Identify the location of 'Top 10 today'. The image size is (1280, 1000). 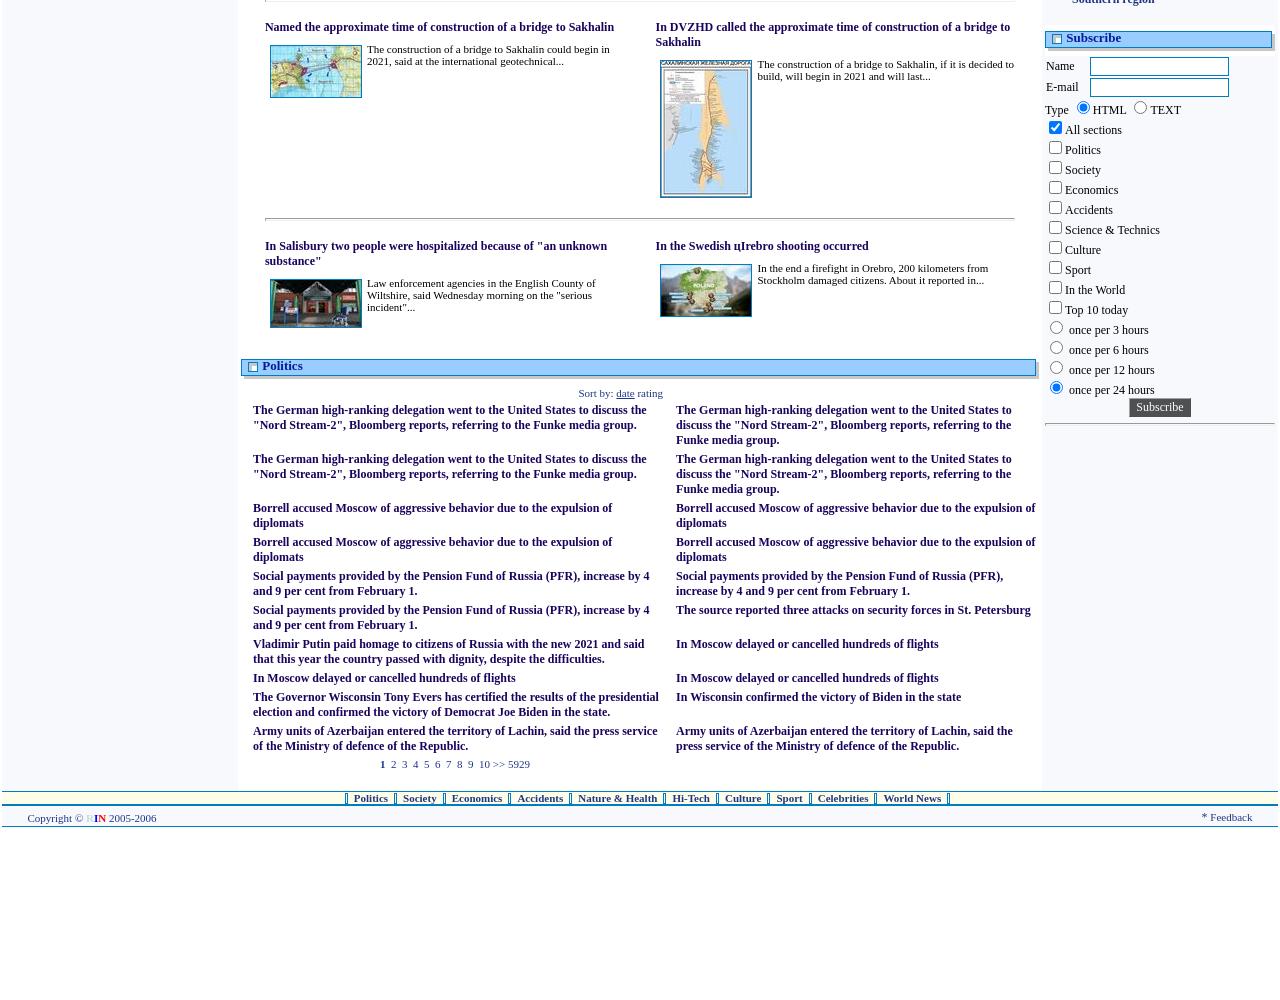
(1095, 310).